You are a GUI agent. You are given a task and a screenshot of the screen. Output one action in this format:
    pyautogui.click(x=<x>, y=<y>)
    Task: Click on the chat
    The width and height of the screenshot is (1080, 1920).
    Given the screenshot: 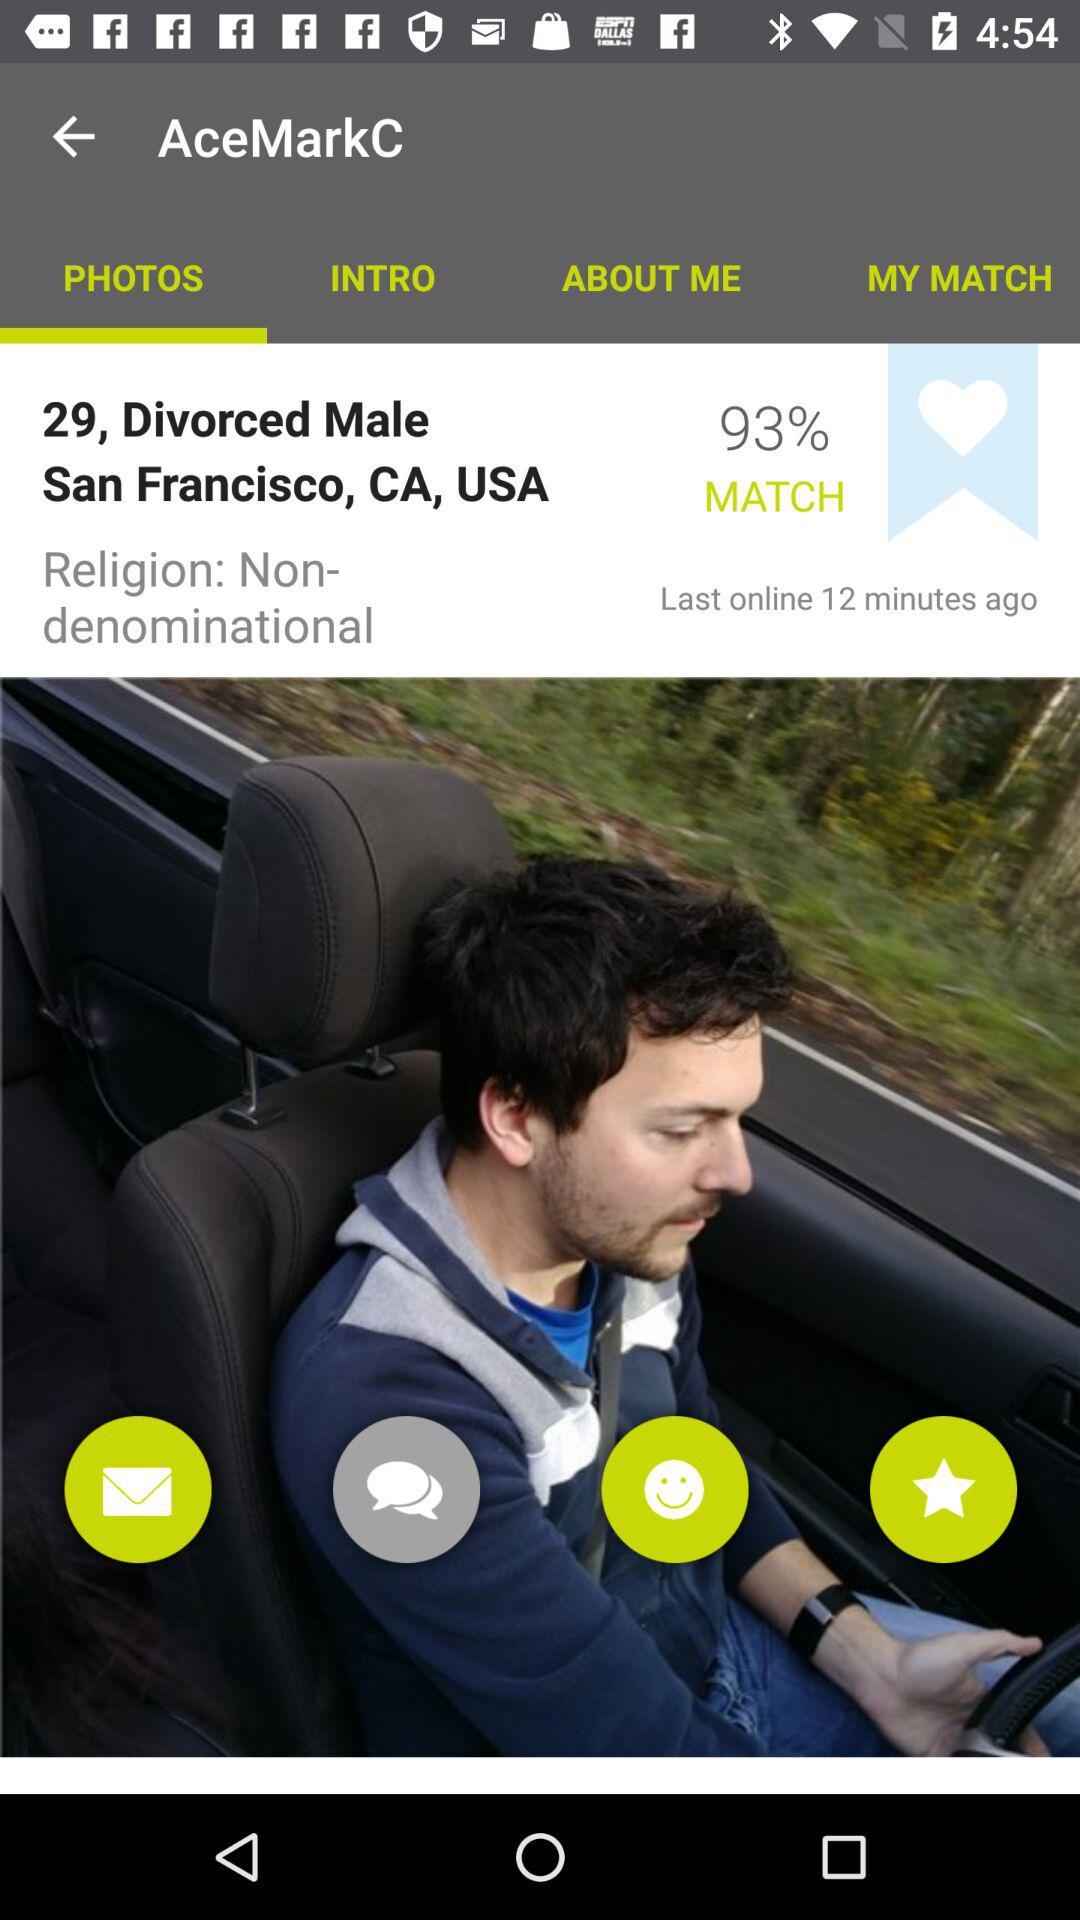 What is the action you would take?
    pyautogui.click(x=405, y=1489)
    